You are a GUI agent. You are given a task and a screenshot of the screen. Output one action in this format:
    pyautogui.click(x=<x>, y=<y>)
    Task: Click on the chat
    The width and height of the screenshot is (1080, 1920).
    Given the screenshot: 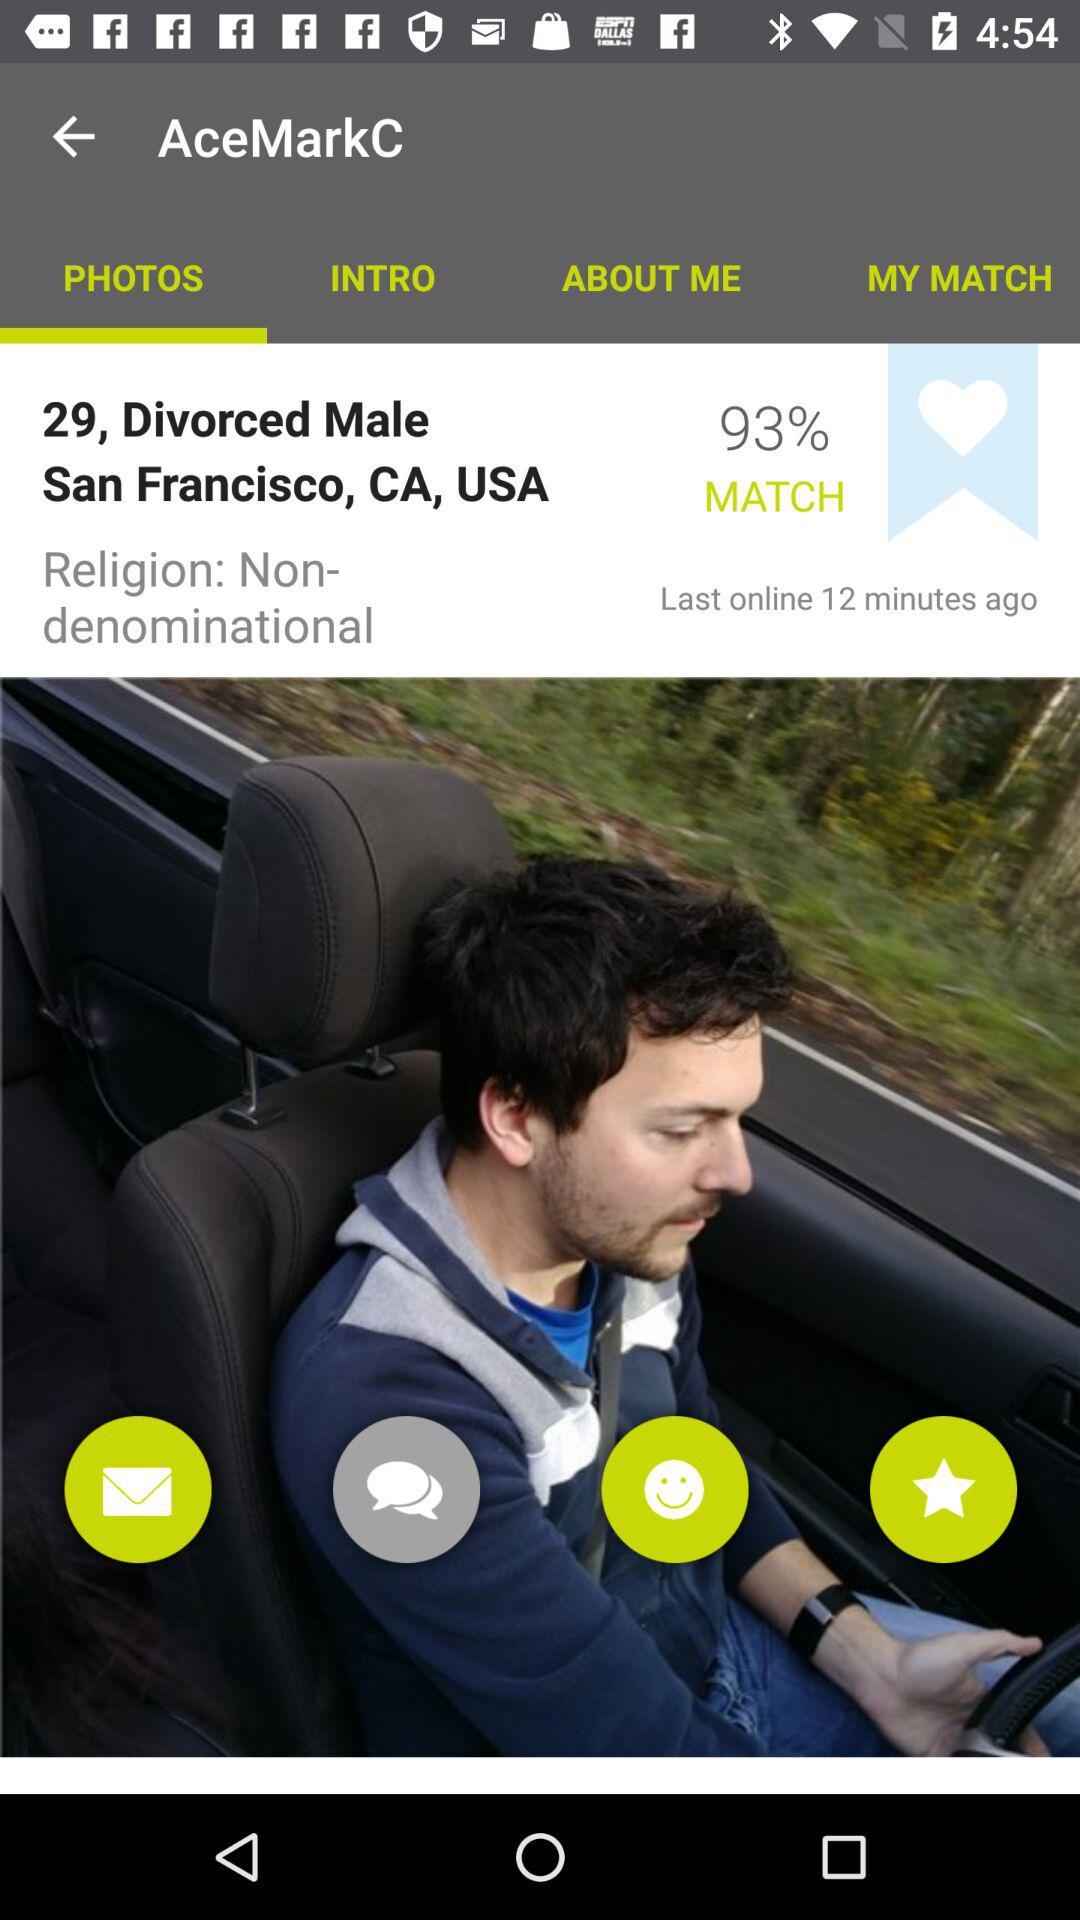 What is the action you would take?
    pyautogui.click(x=405, y=1489)
    